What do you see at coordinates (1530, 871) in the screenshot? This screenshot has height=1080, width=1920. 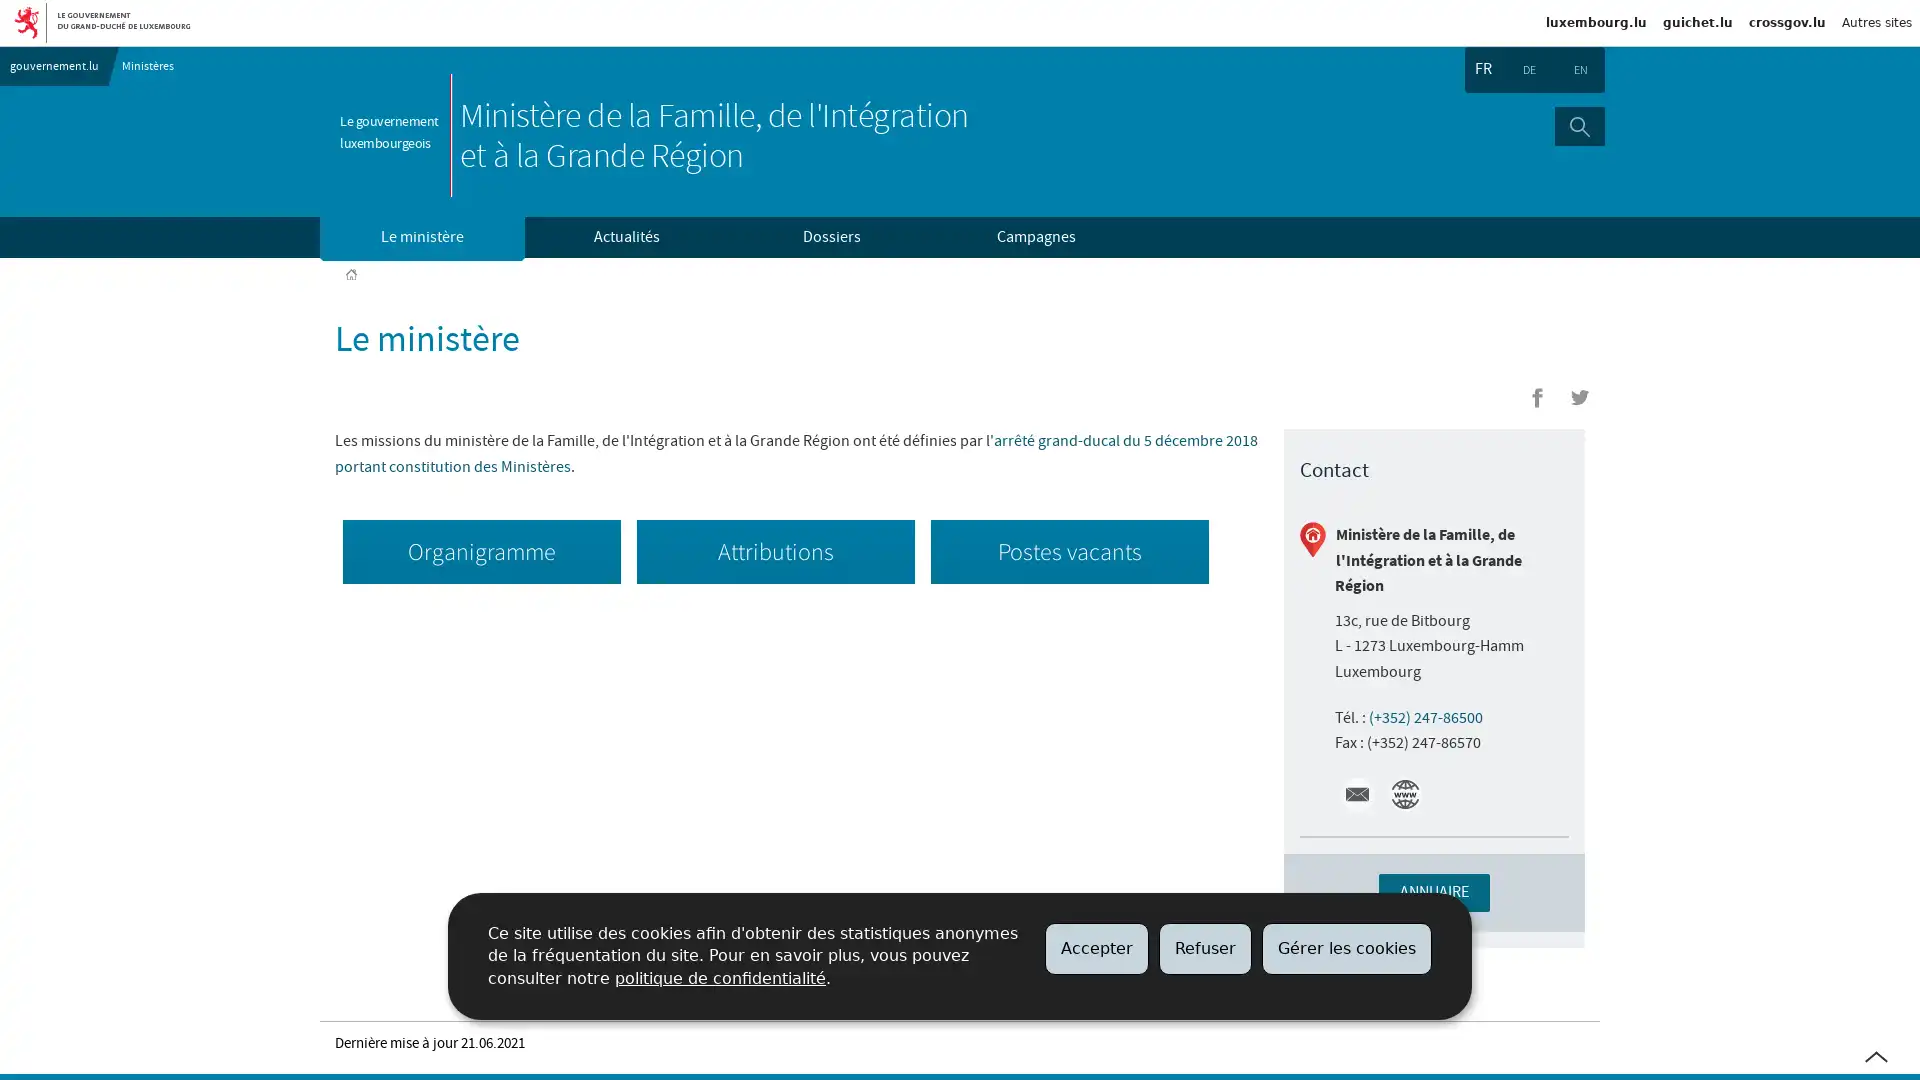 I see `imgFullScreen` at bounding box center [1530, 871].